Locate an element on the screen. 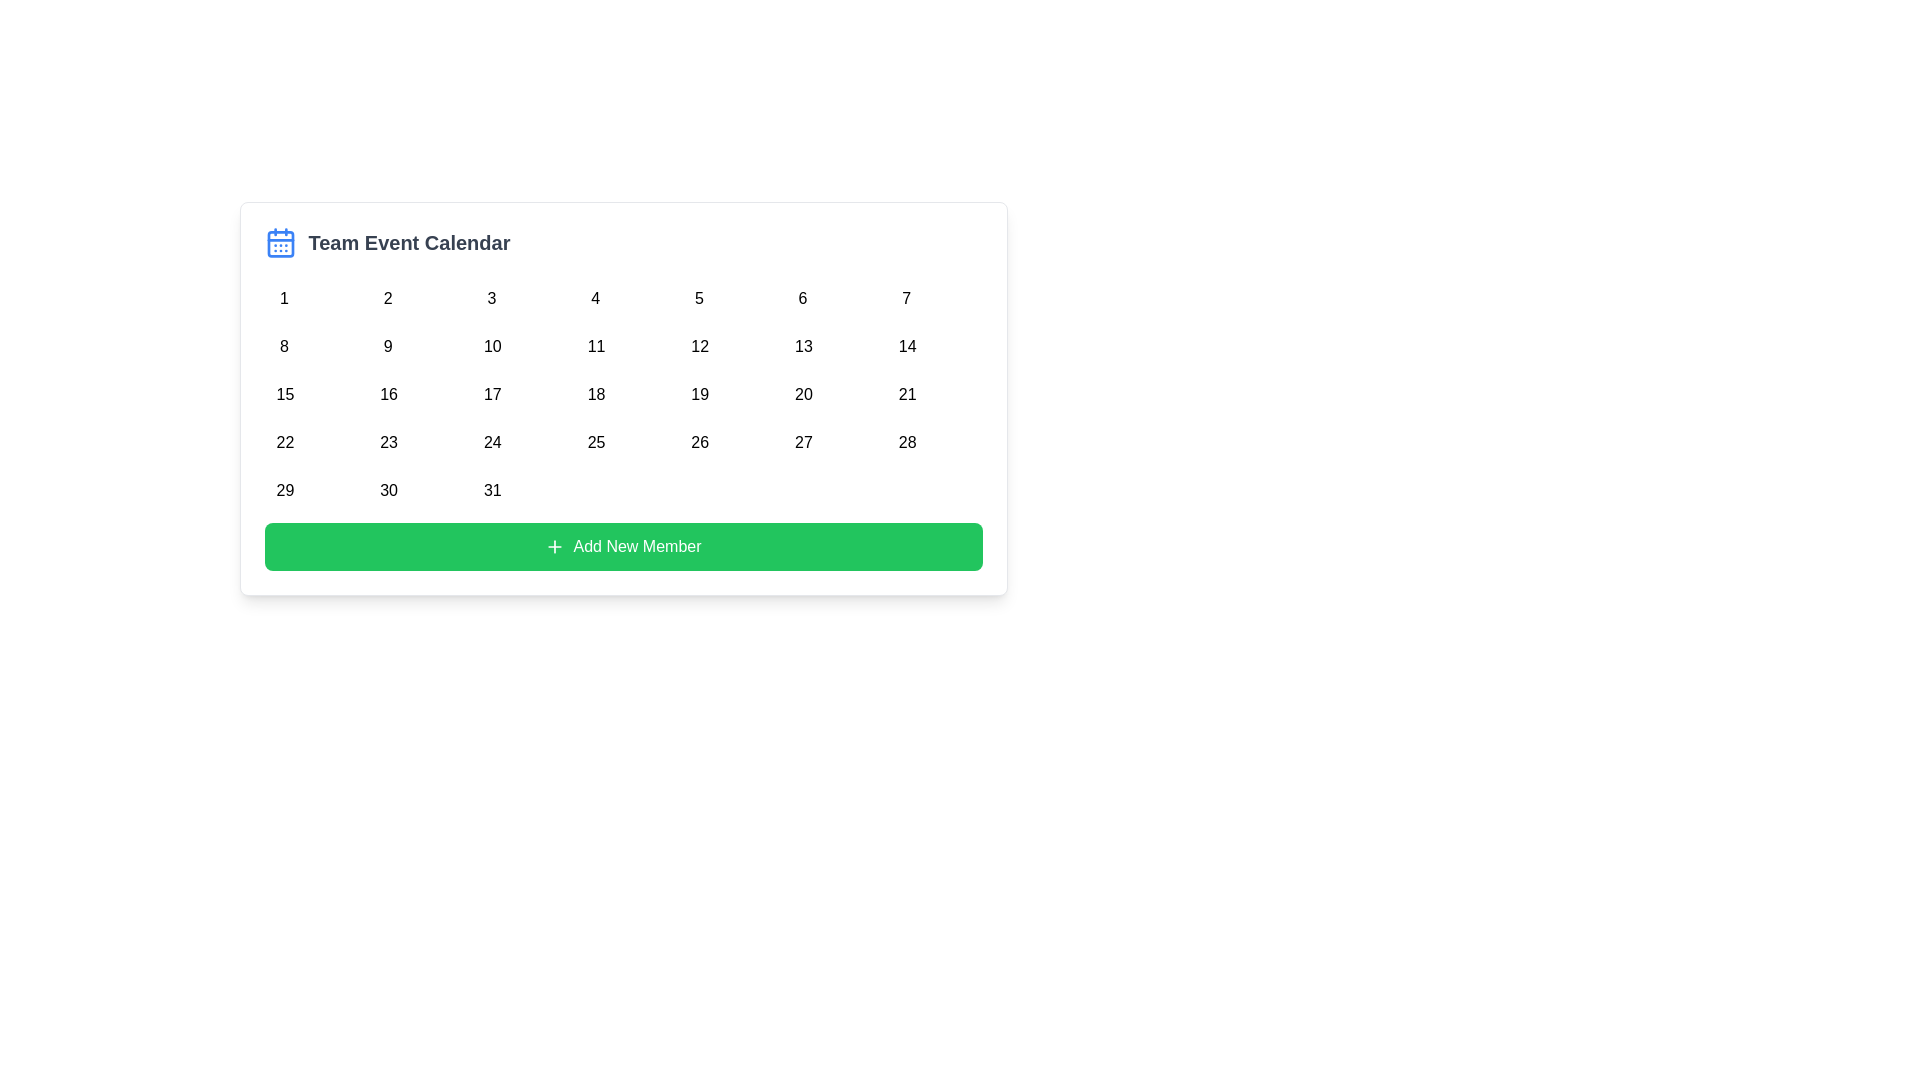 The width and height of the screenshot is (1920, 1080). the calendar date button located in the fifth row and fourth column of the grid is located at coordinates (491, 438).